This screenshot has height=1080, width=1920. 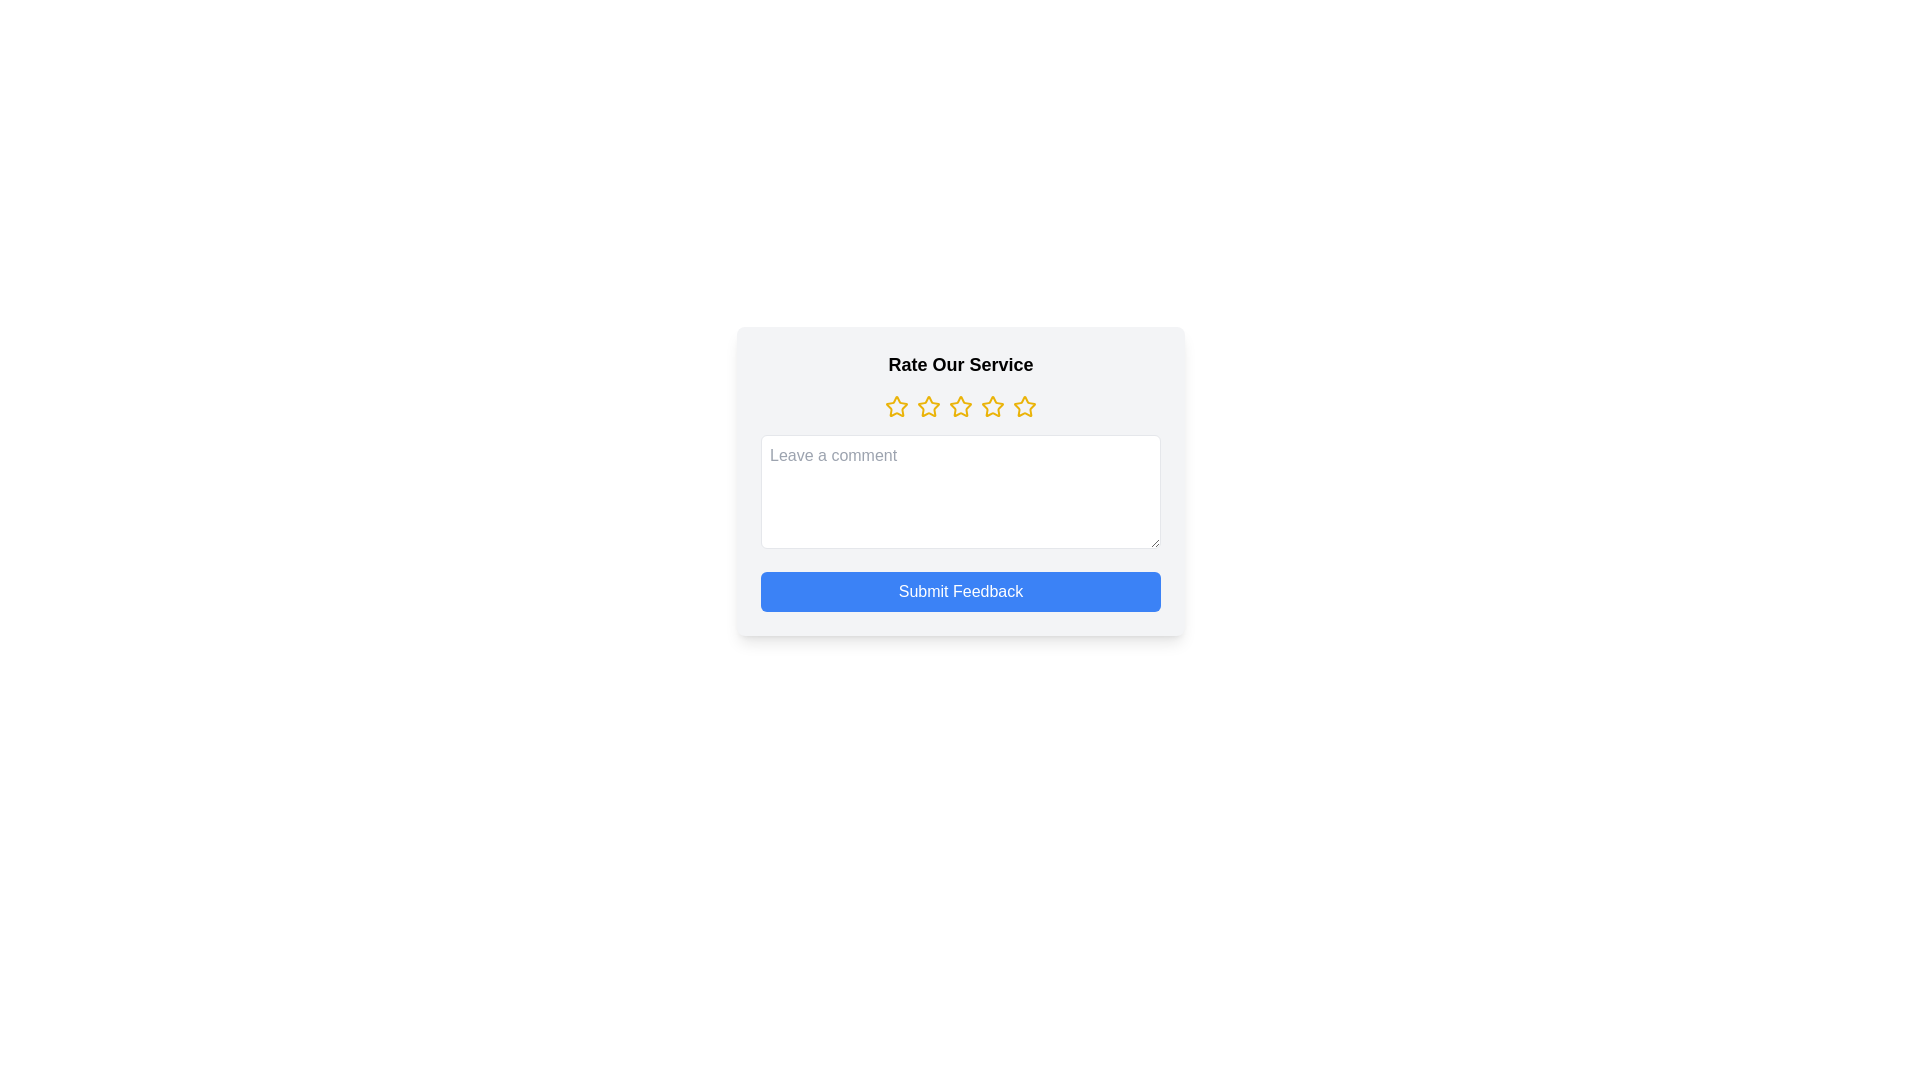 I want to click on the fifth yellow outlined star icon in the horizontal arrangement of stars on the feedback rating bar, so click(x=1025, y=406).